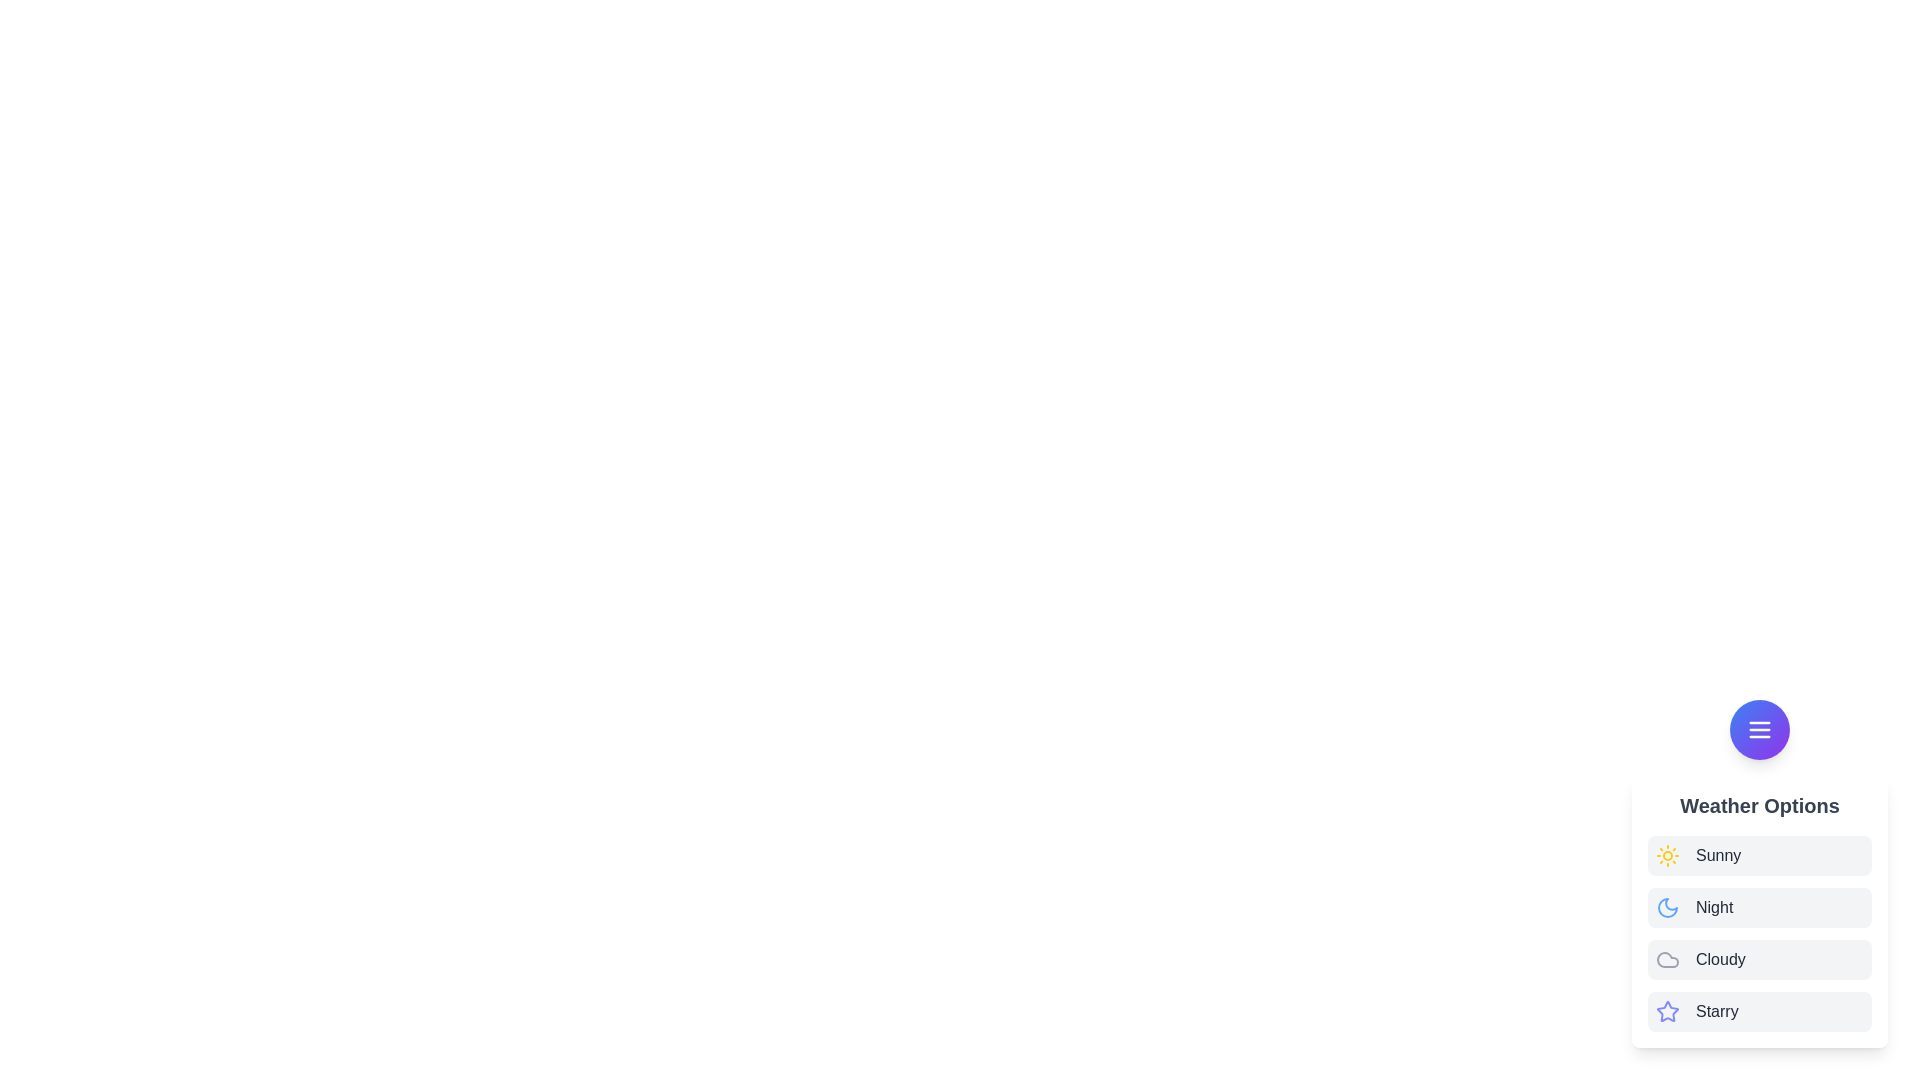 Image resolution: width=1920 pixels, height=1080 pixels. I want to click on the icon of the weather option Starry, so click(1668, 1011).